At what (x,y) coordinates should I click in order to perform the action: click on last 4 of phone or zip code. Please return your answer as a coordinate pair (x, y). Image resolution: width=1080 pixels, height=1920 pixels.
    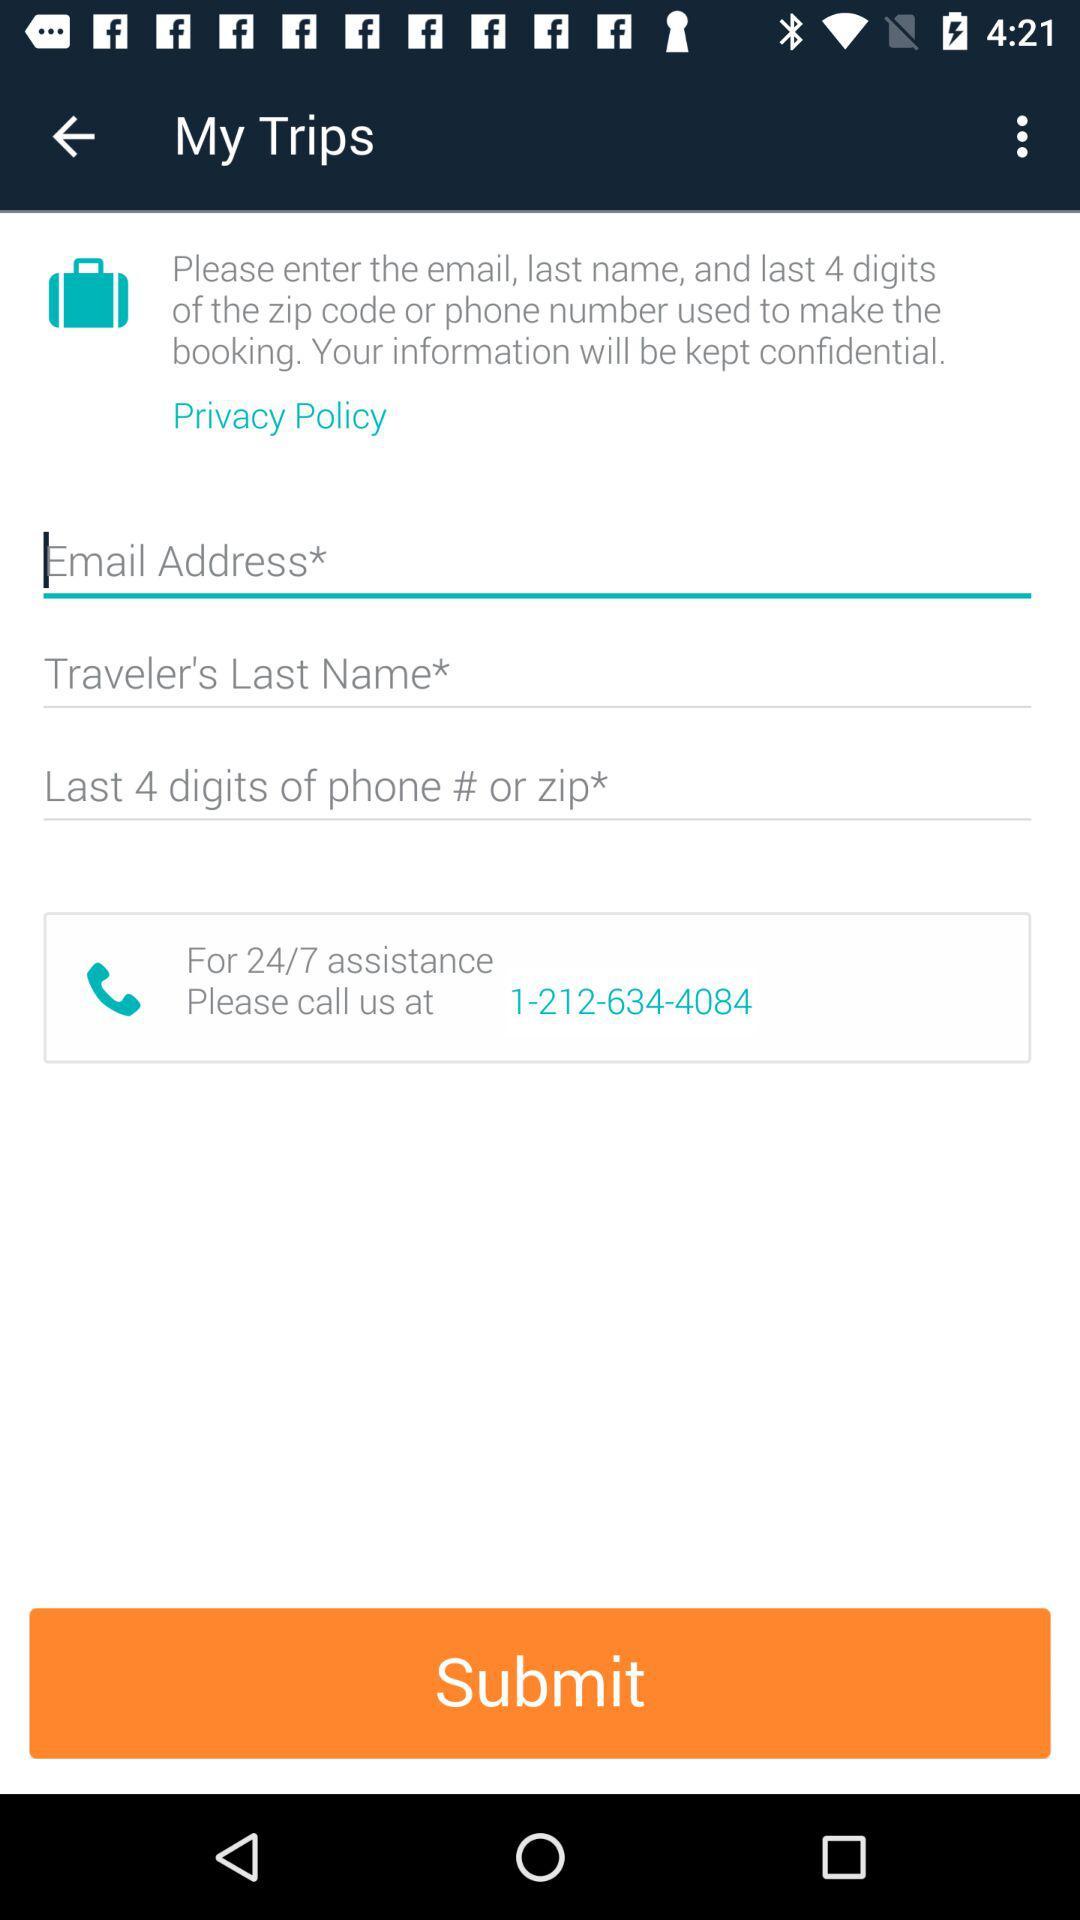
    Looking at the image, I should click on (536, 793).